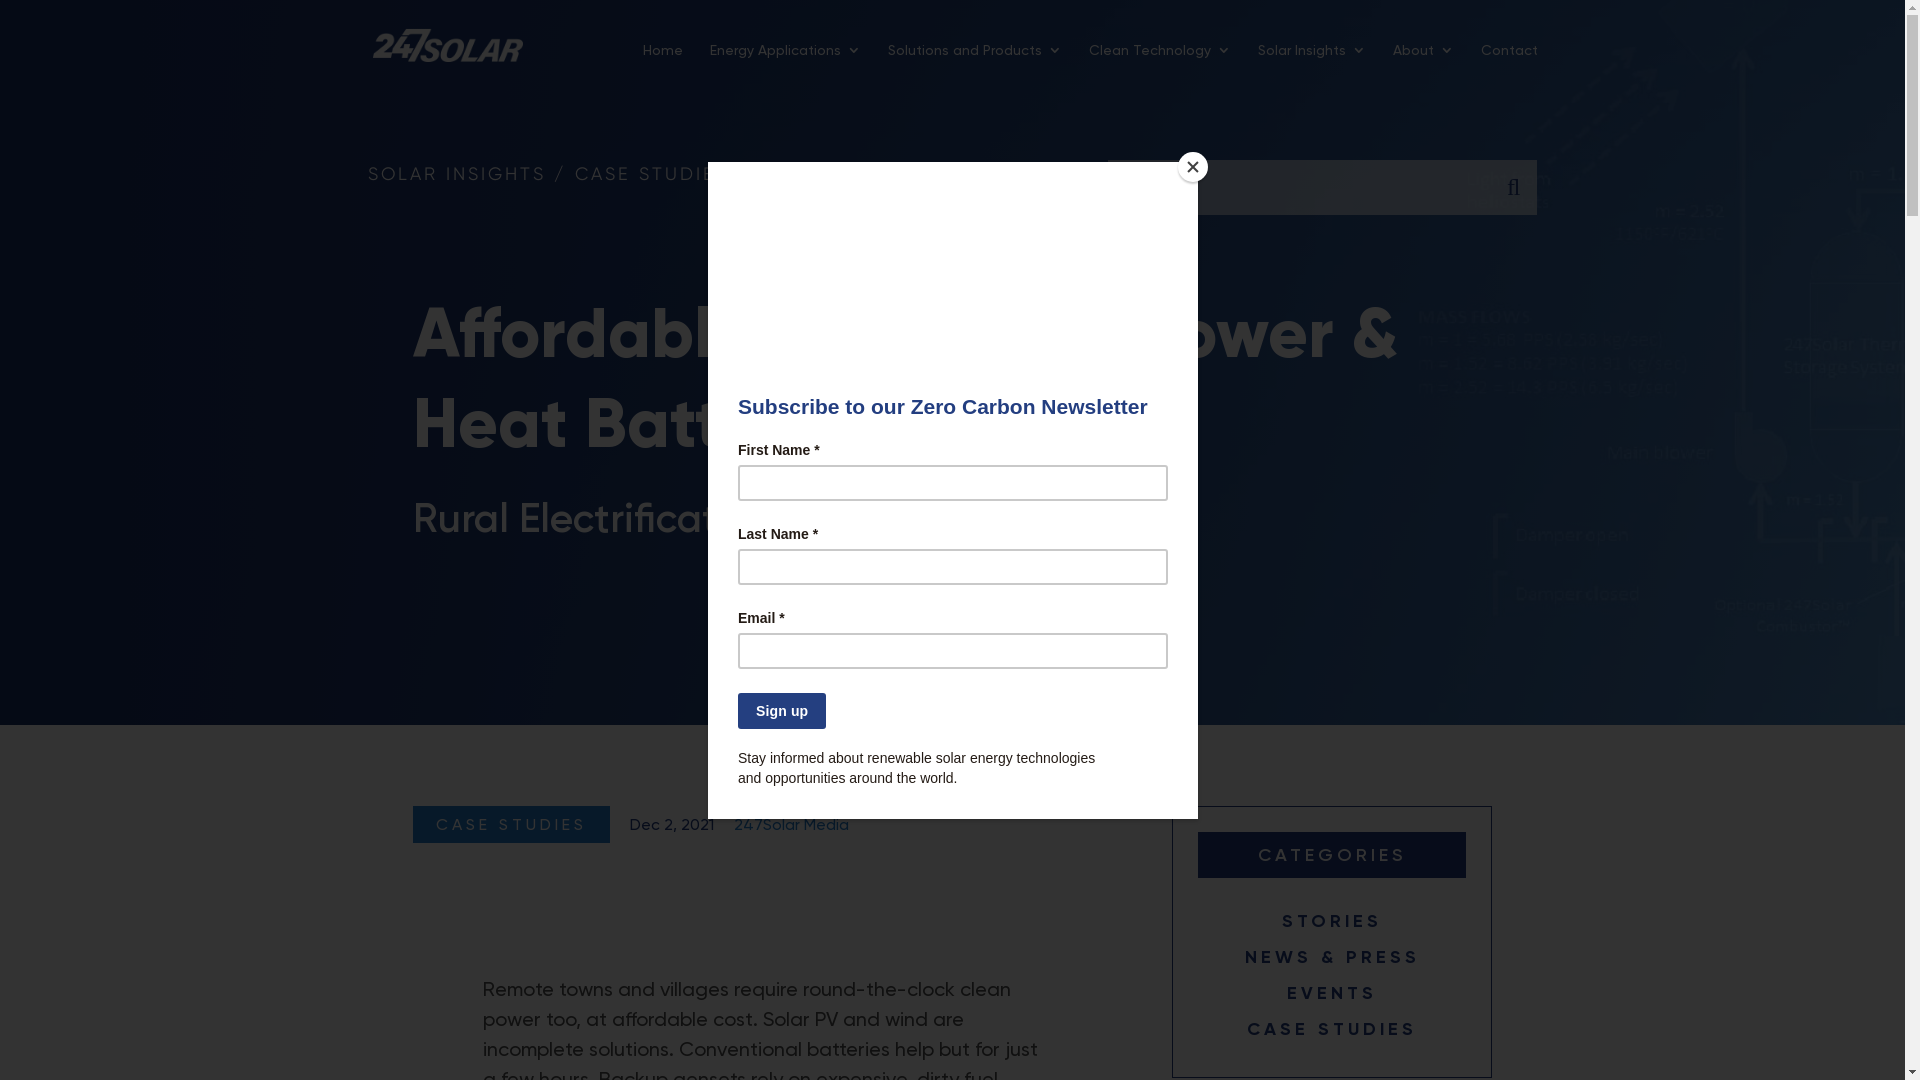 This screenshot has height=1080, width=1920. I want to click on 'NEWS & PRESS', so click(1332, 955).